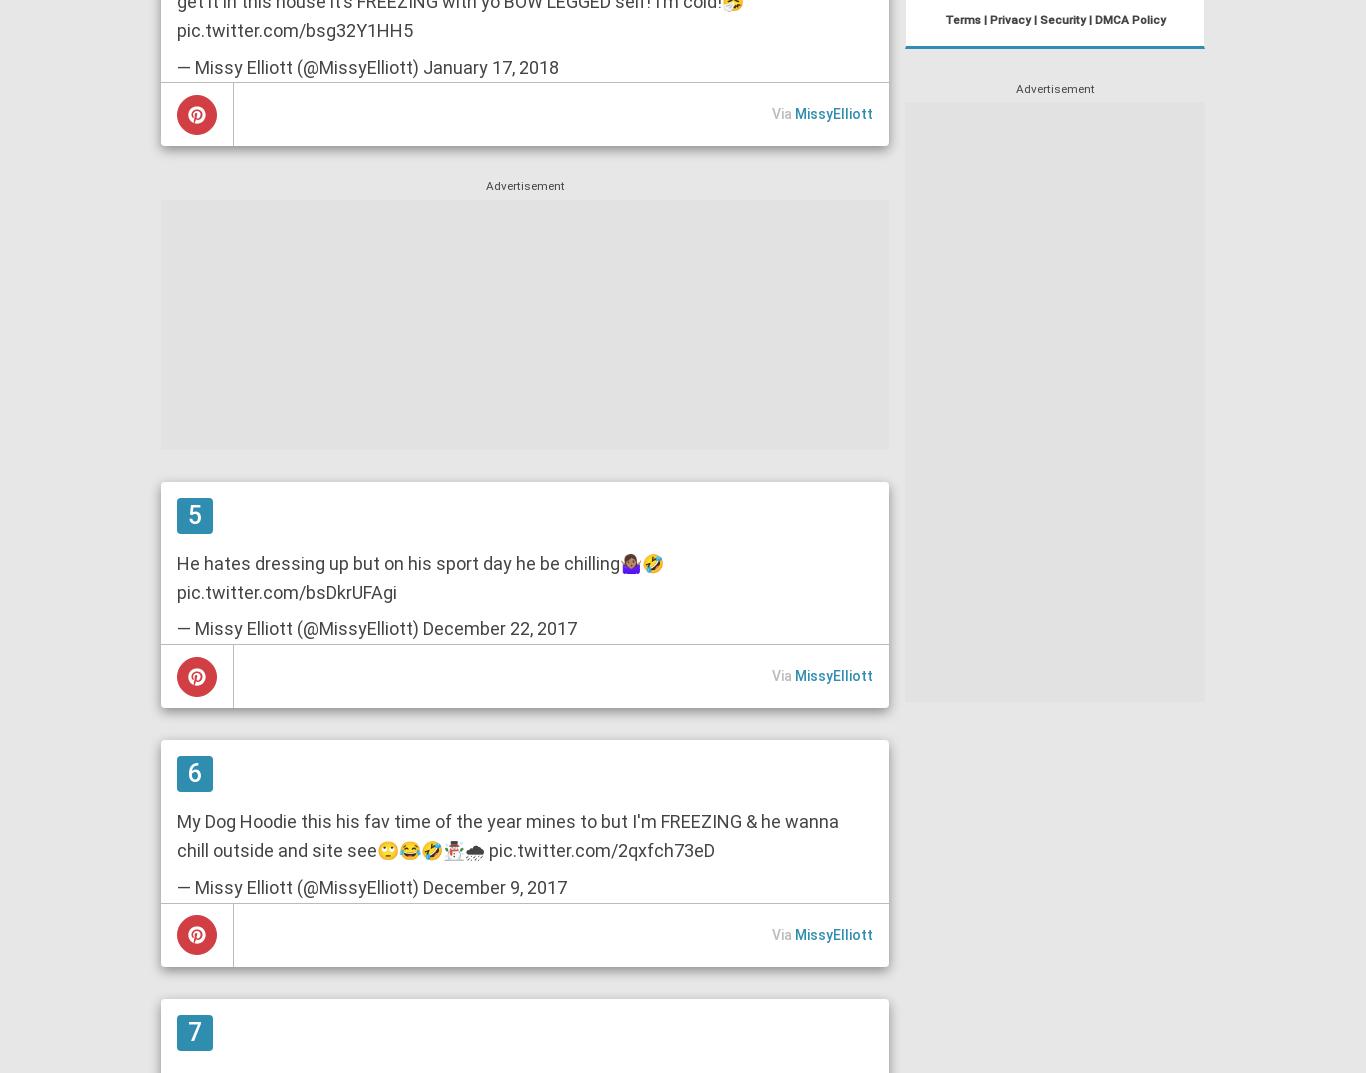 This screenshot has height=1073, width=1366. Describe the element at coordinates (419, 562) in the screenshot. I see `'He hates dressing up but on his sport day he be chilling🤷🏽‍♀️🤣'` at that location.